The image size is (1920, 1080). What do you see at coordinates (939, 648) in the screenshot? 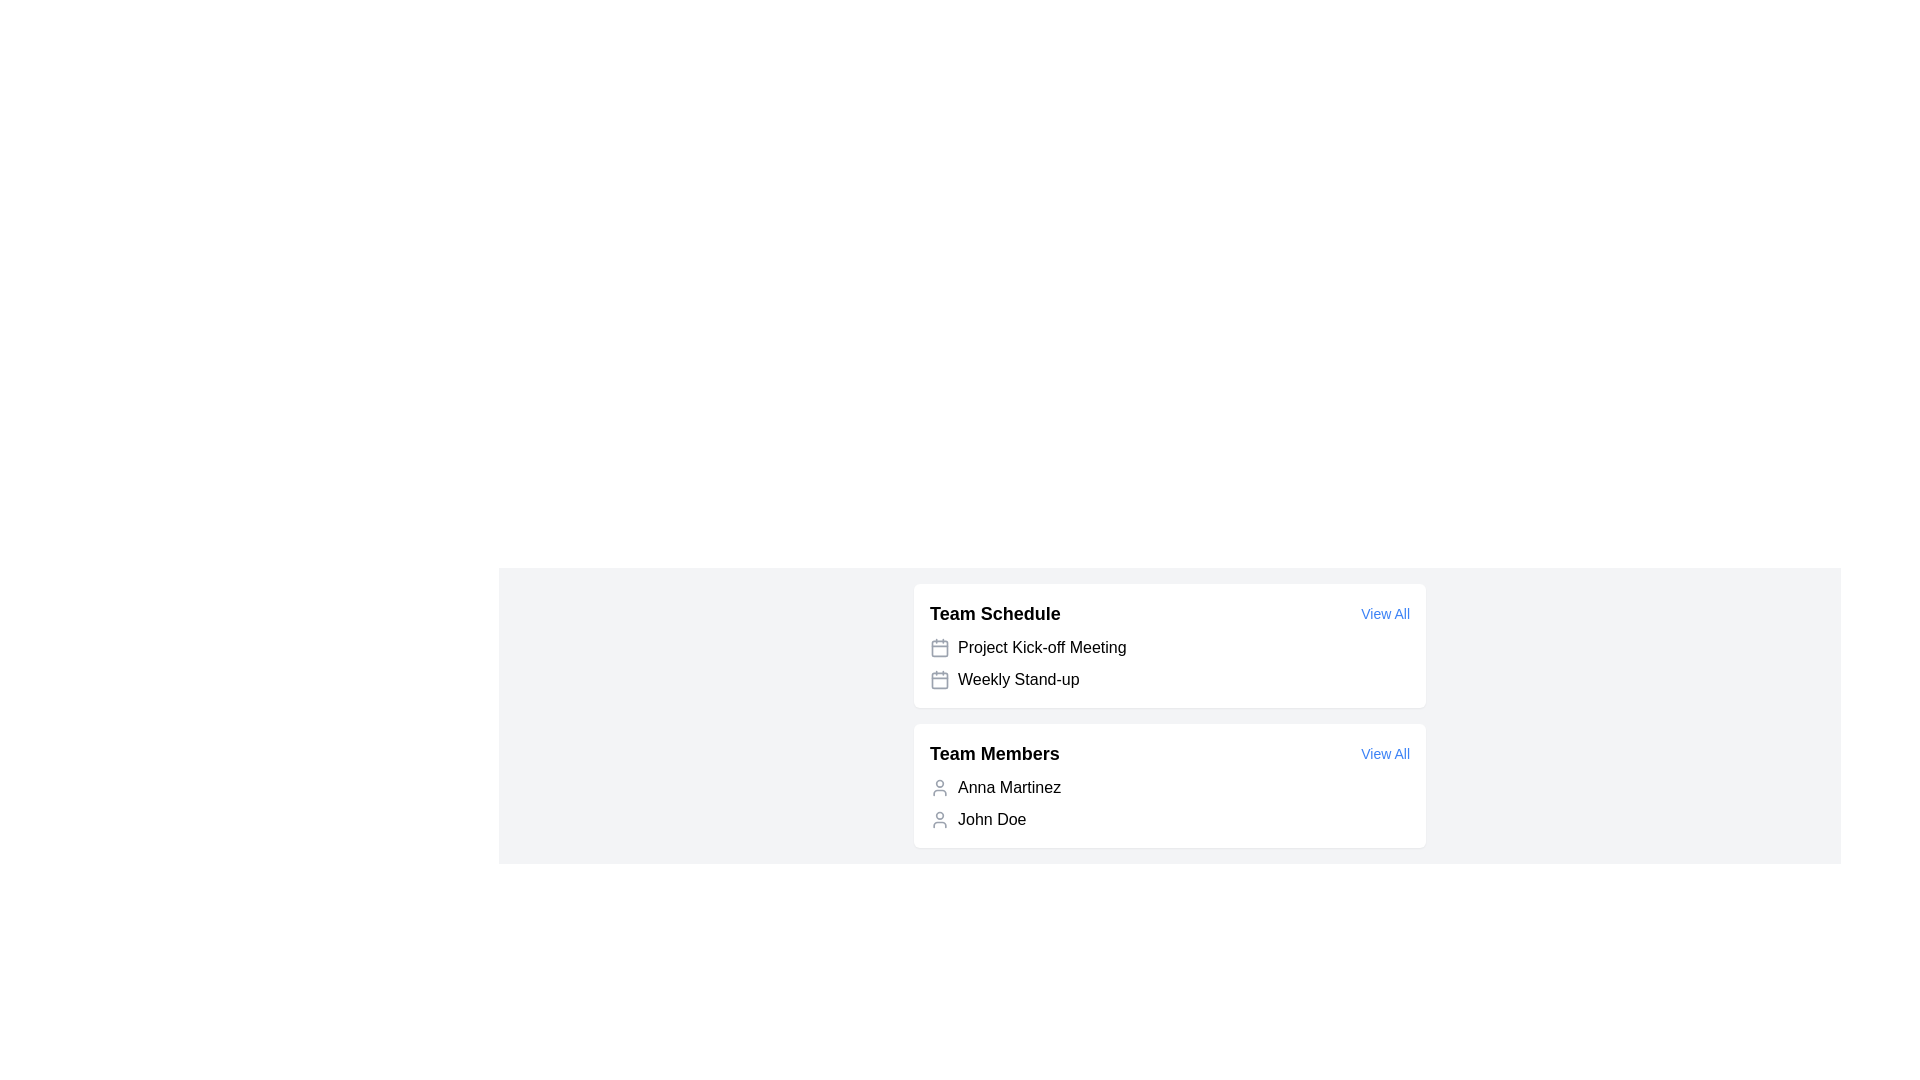
I see `the calendar icon located to the left of the text 'Project Kick-off Meeting' in the 'Team Schedule' section` at bounding box center [939, 648].